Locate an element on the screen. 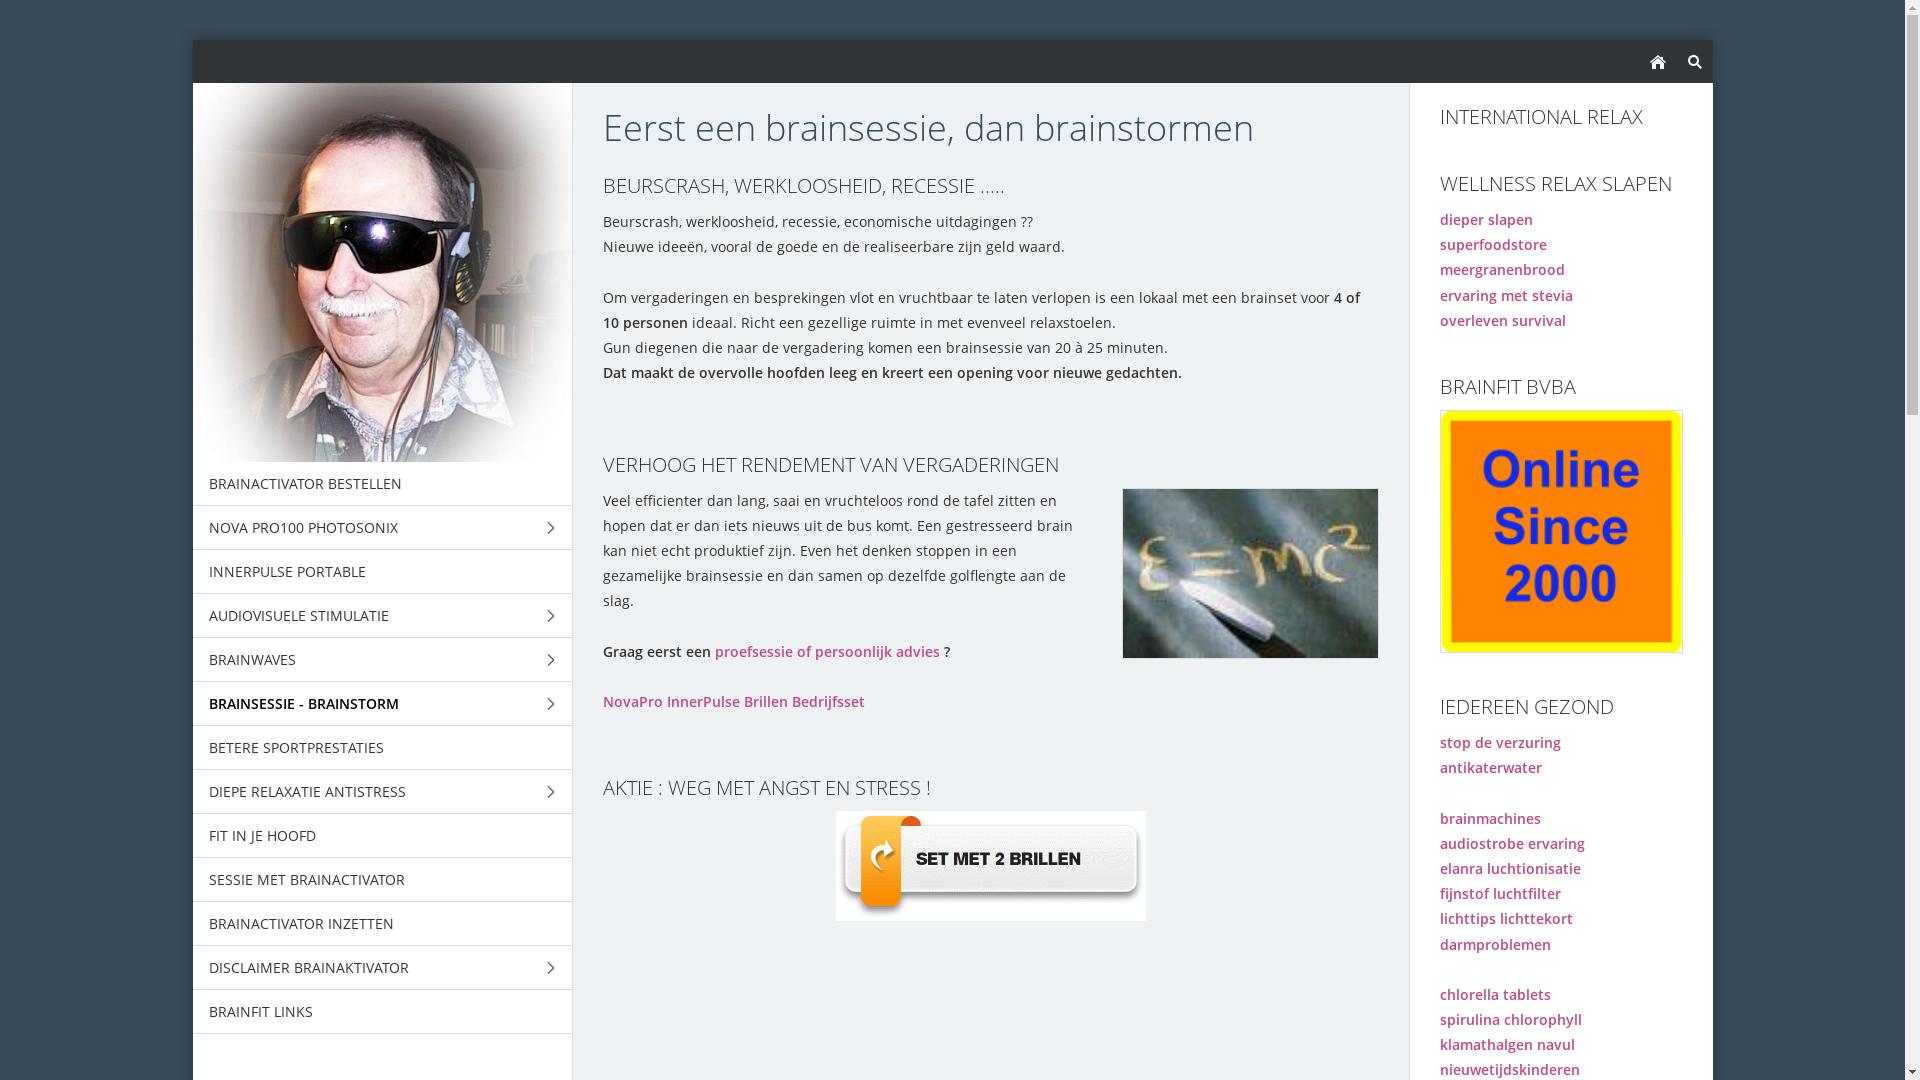 Image resolution: width=1920 pixels, height=1080 pixels. 'Brillen' is located at coordinates (765, 700).